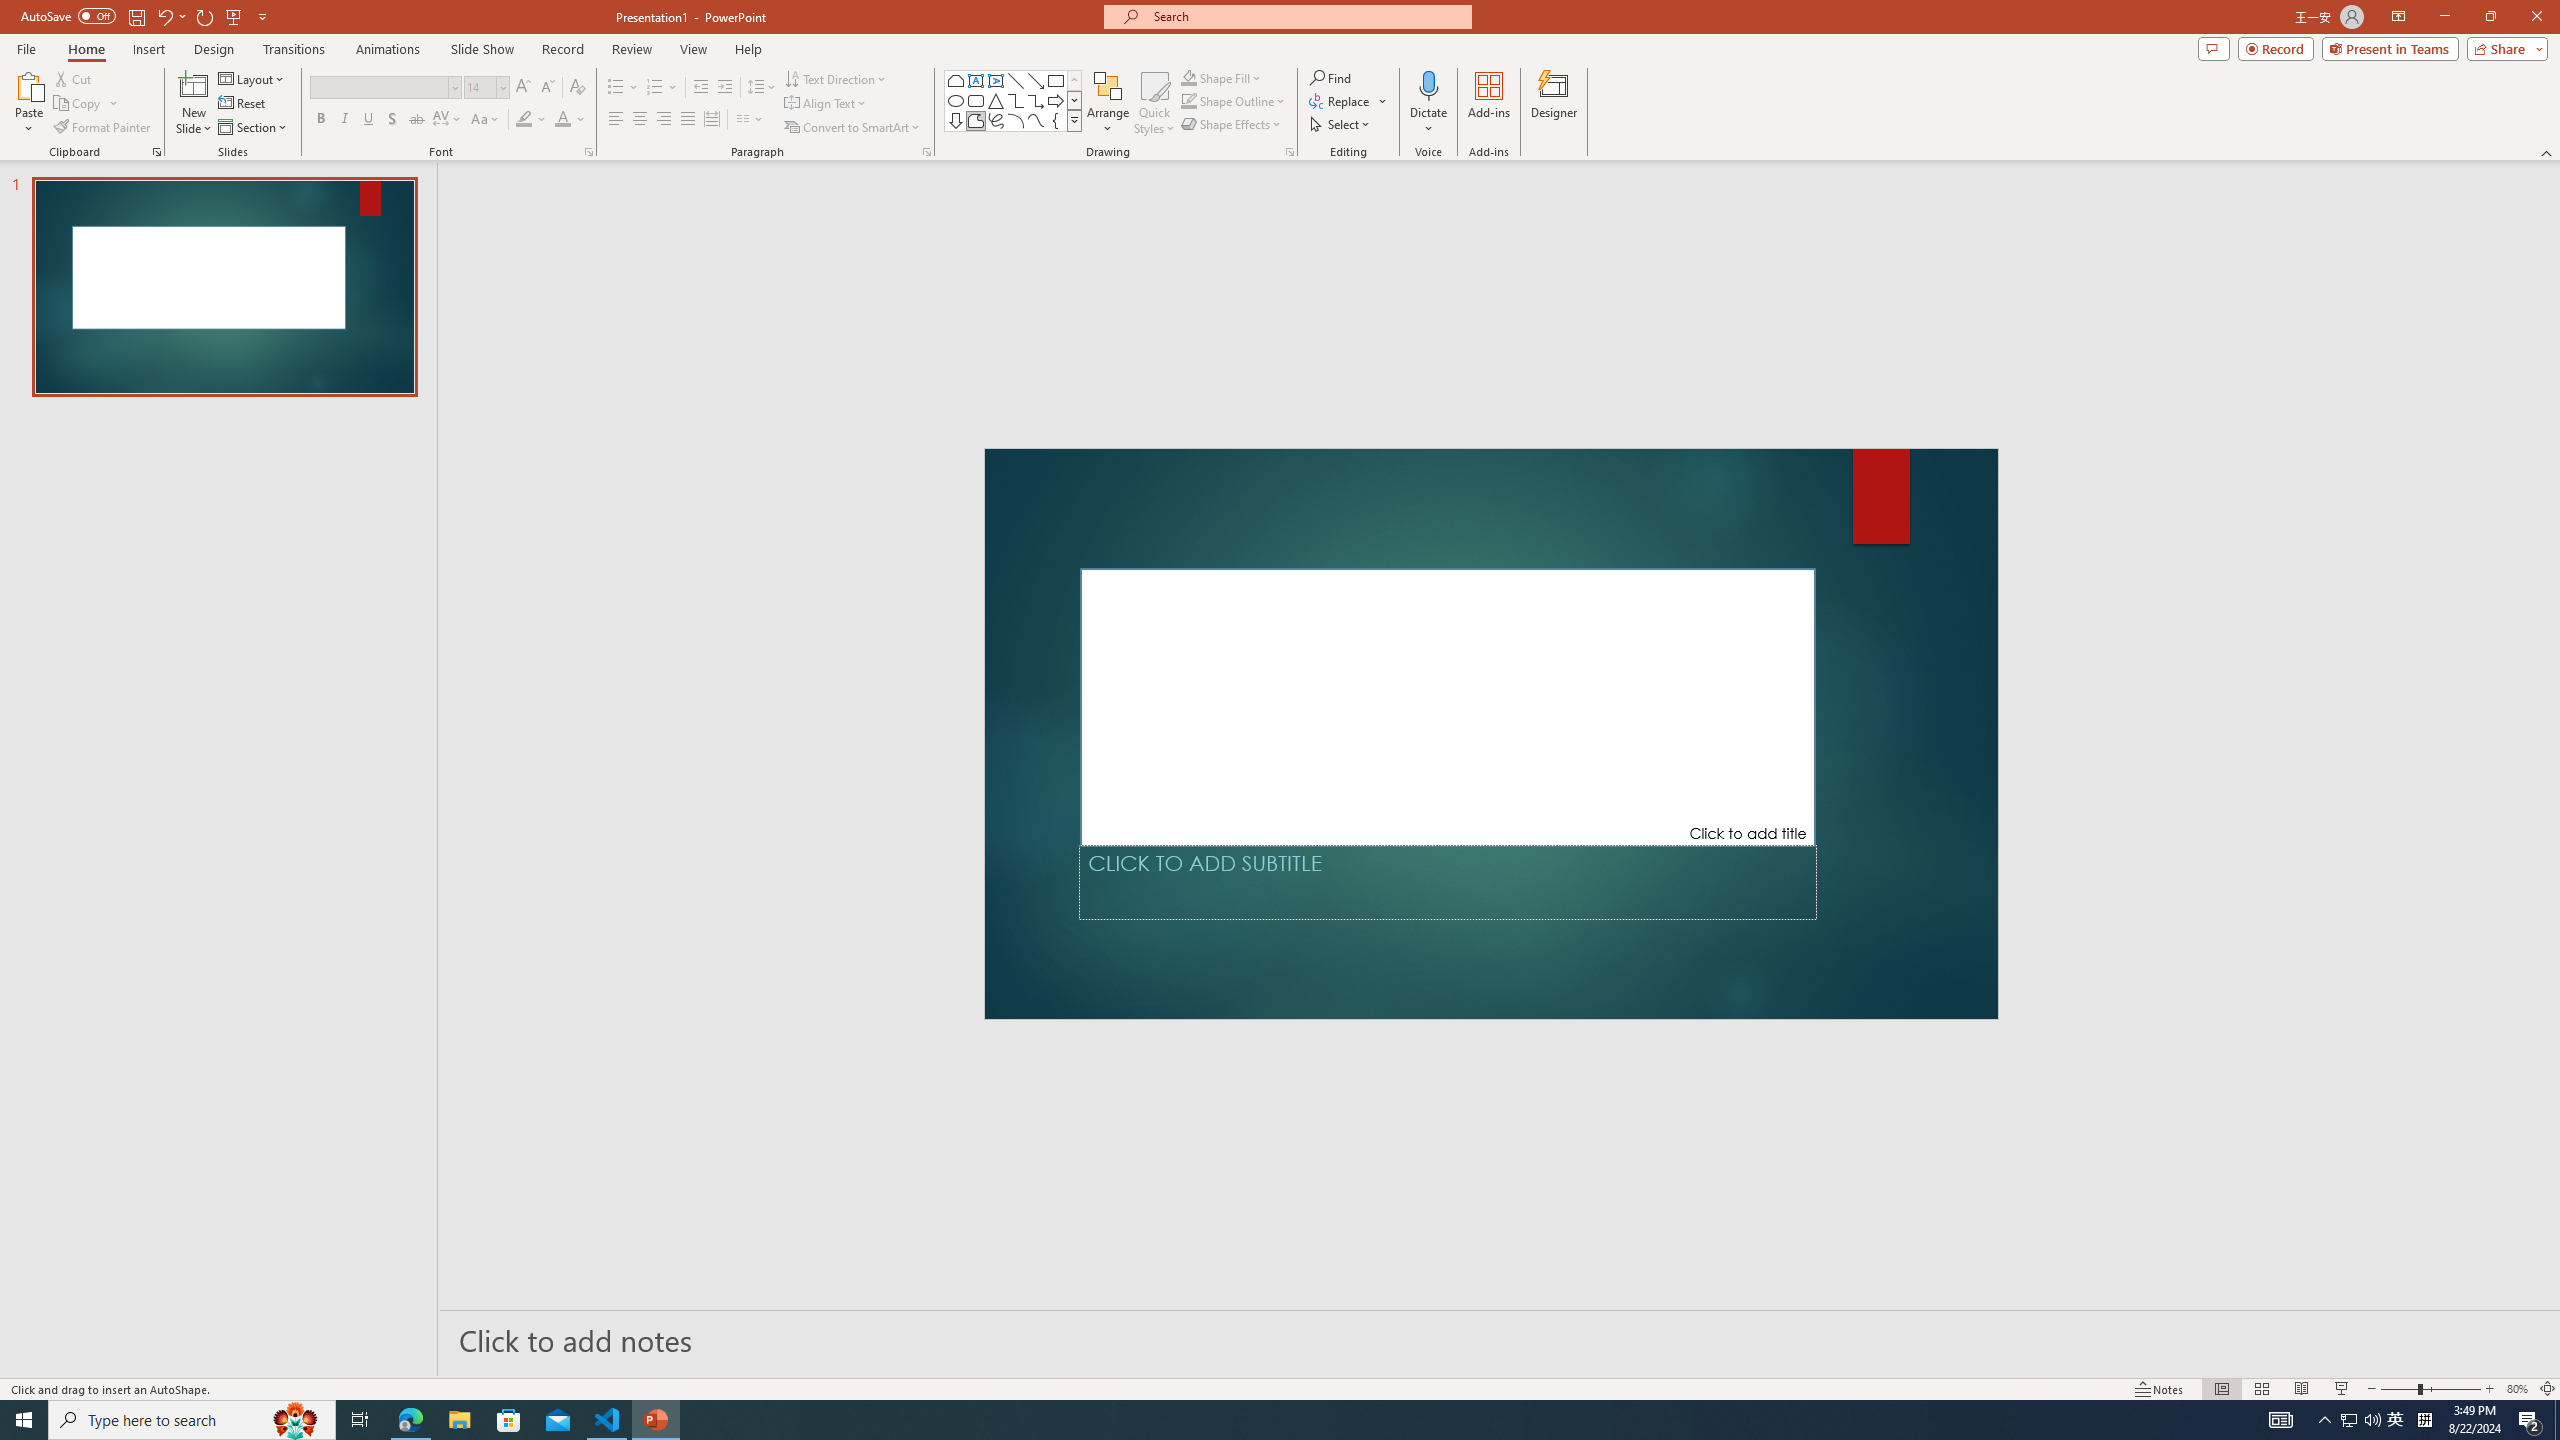 This screenshot has height=1440, width=2560. I want to click on 'Shape Outline', so click(1232, 99).